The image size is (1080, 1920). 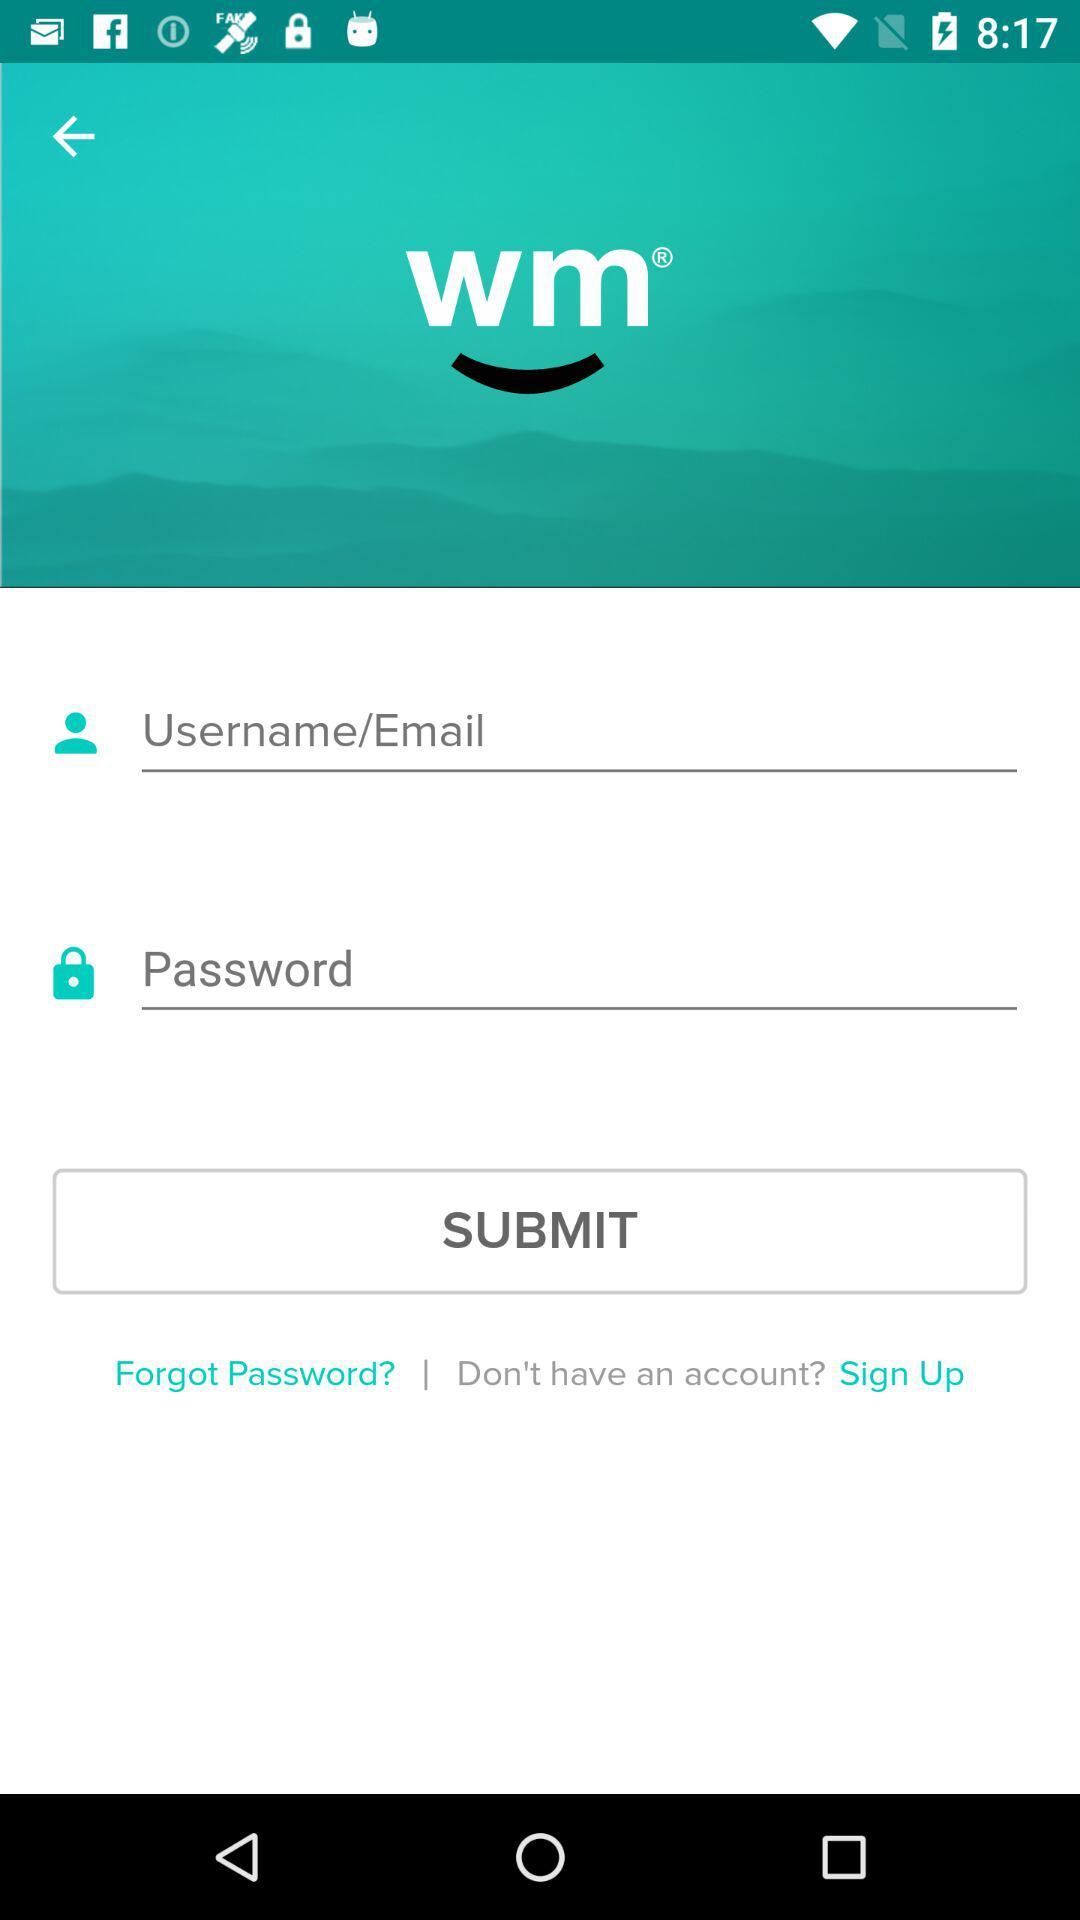 What do you see at coordinates (253, 1373) in the screenshot?
I see `forgot password? at the bottom left corner` at bounding box center [253, 1373].